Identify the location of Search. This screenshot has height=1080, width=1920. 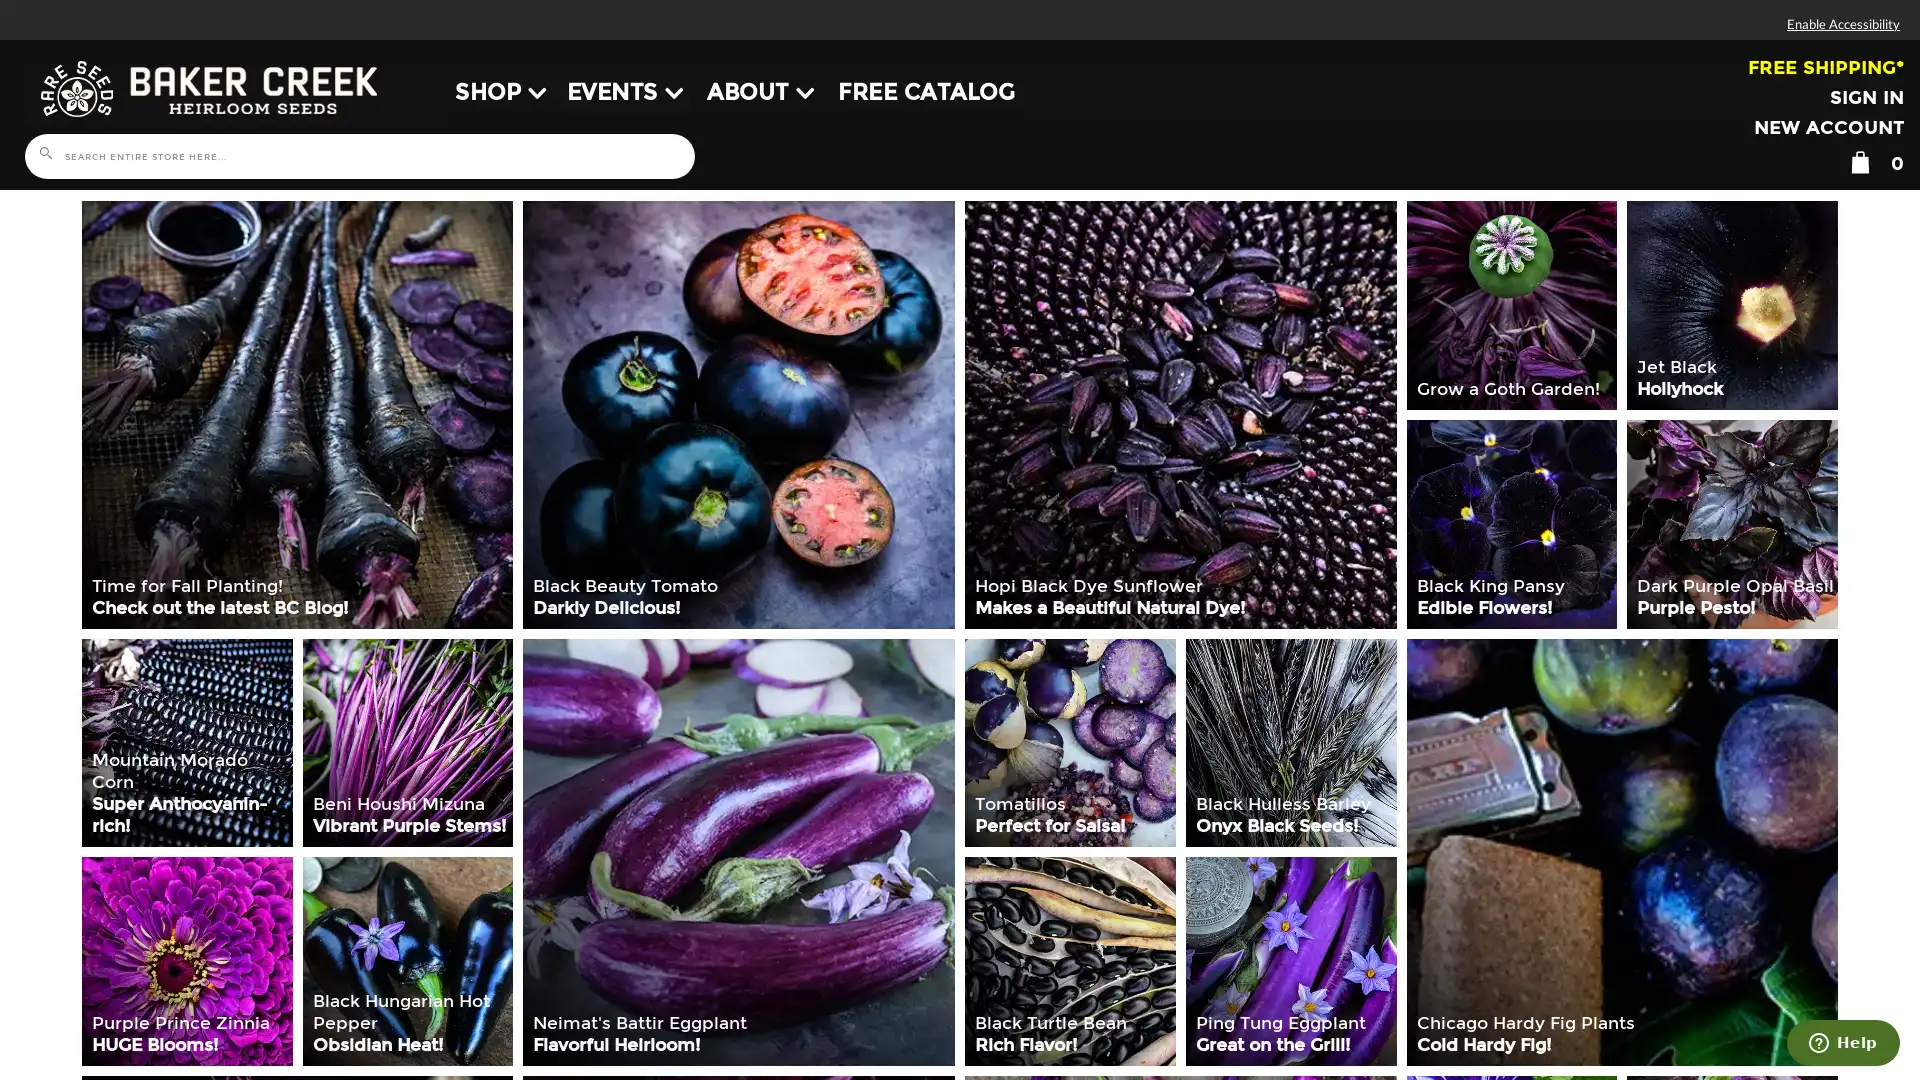
(44, 153).